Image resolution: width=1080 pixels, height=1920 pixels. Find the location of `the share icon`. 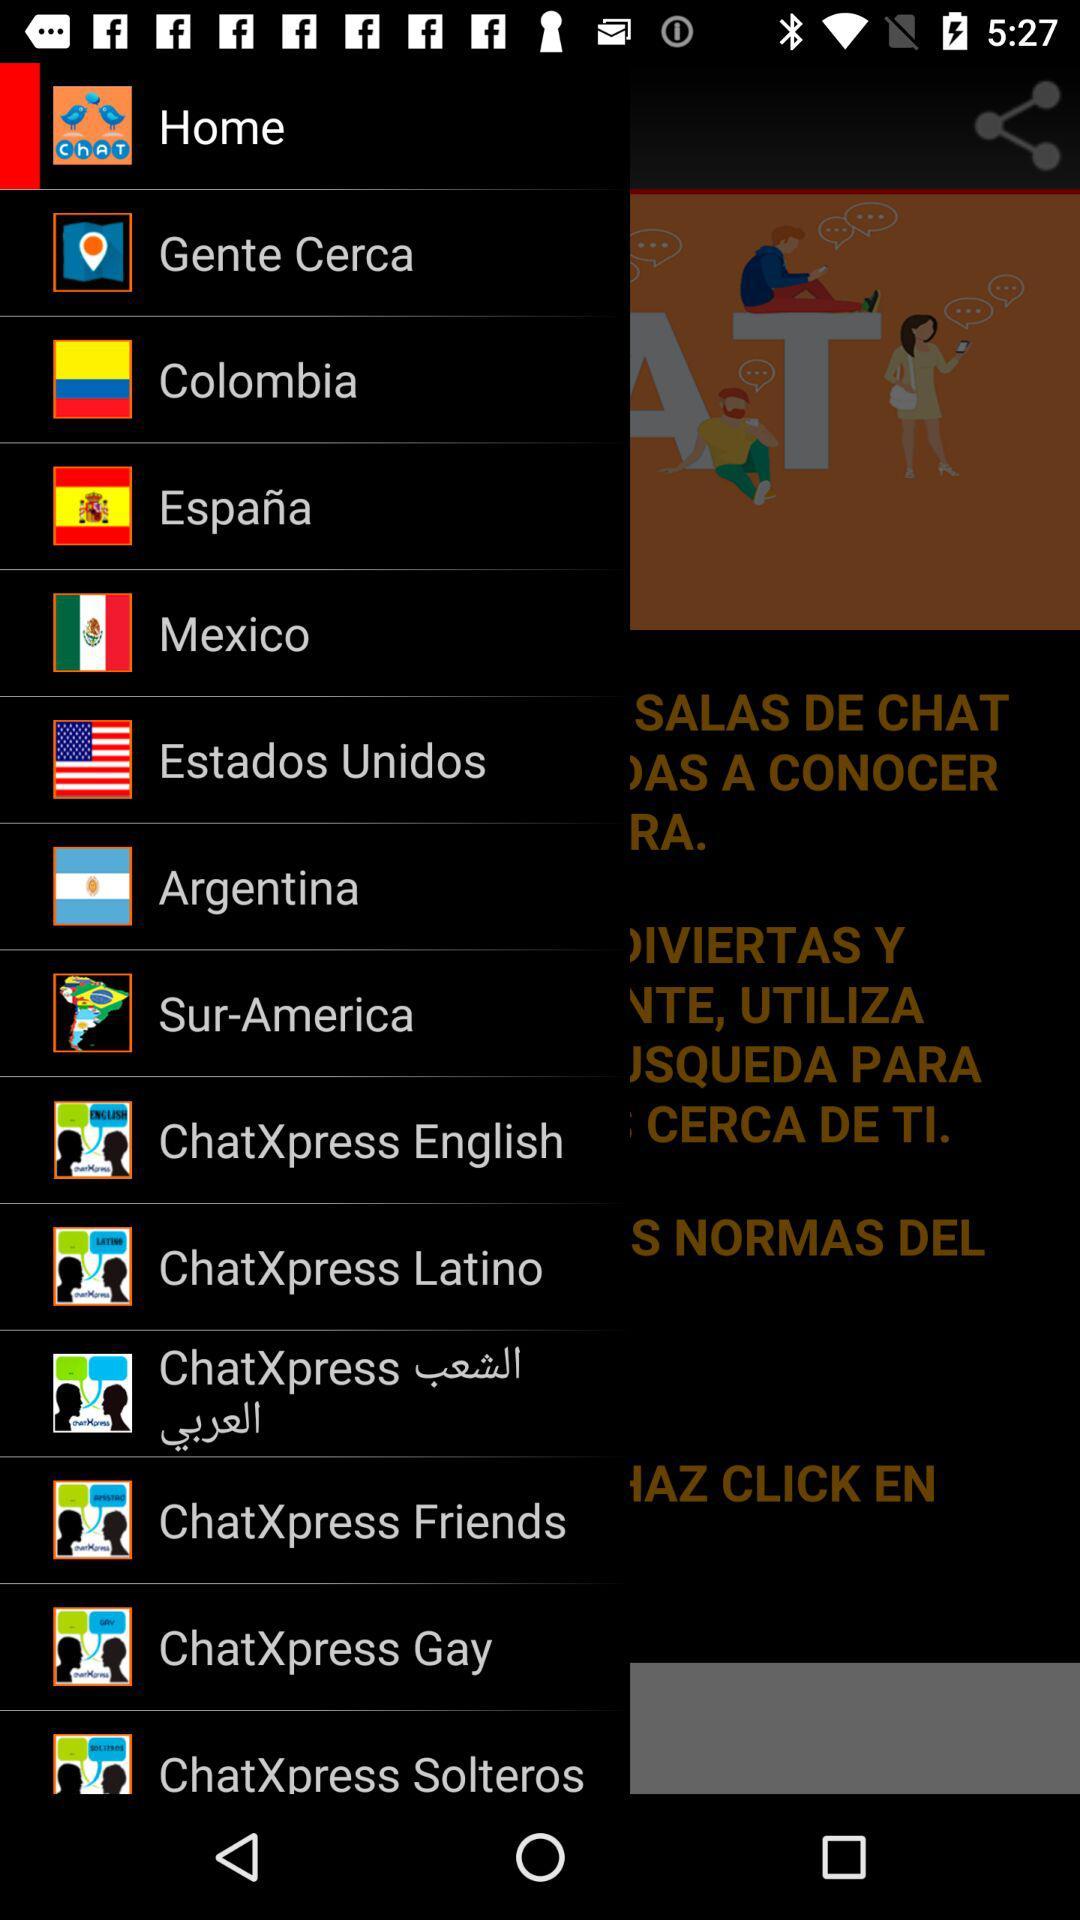

the share icon is located at coordinates (1017, 124).